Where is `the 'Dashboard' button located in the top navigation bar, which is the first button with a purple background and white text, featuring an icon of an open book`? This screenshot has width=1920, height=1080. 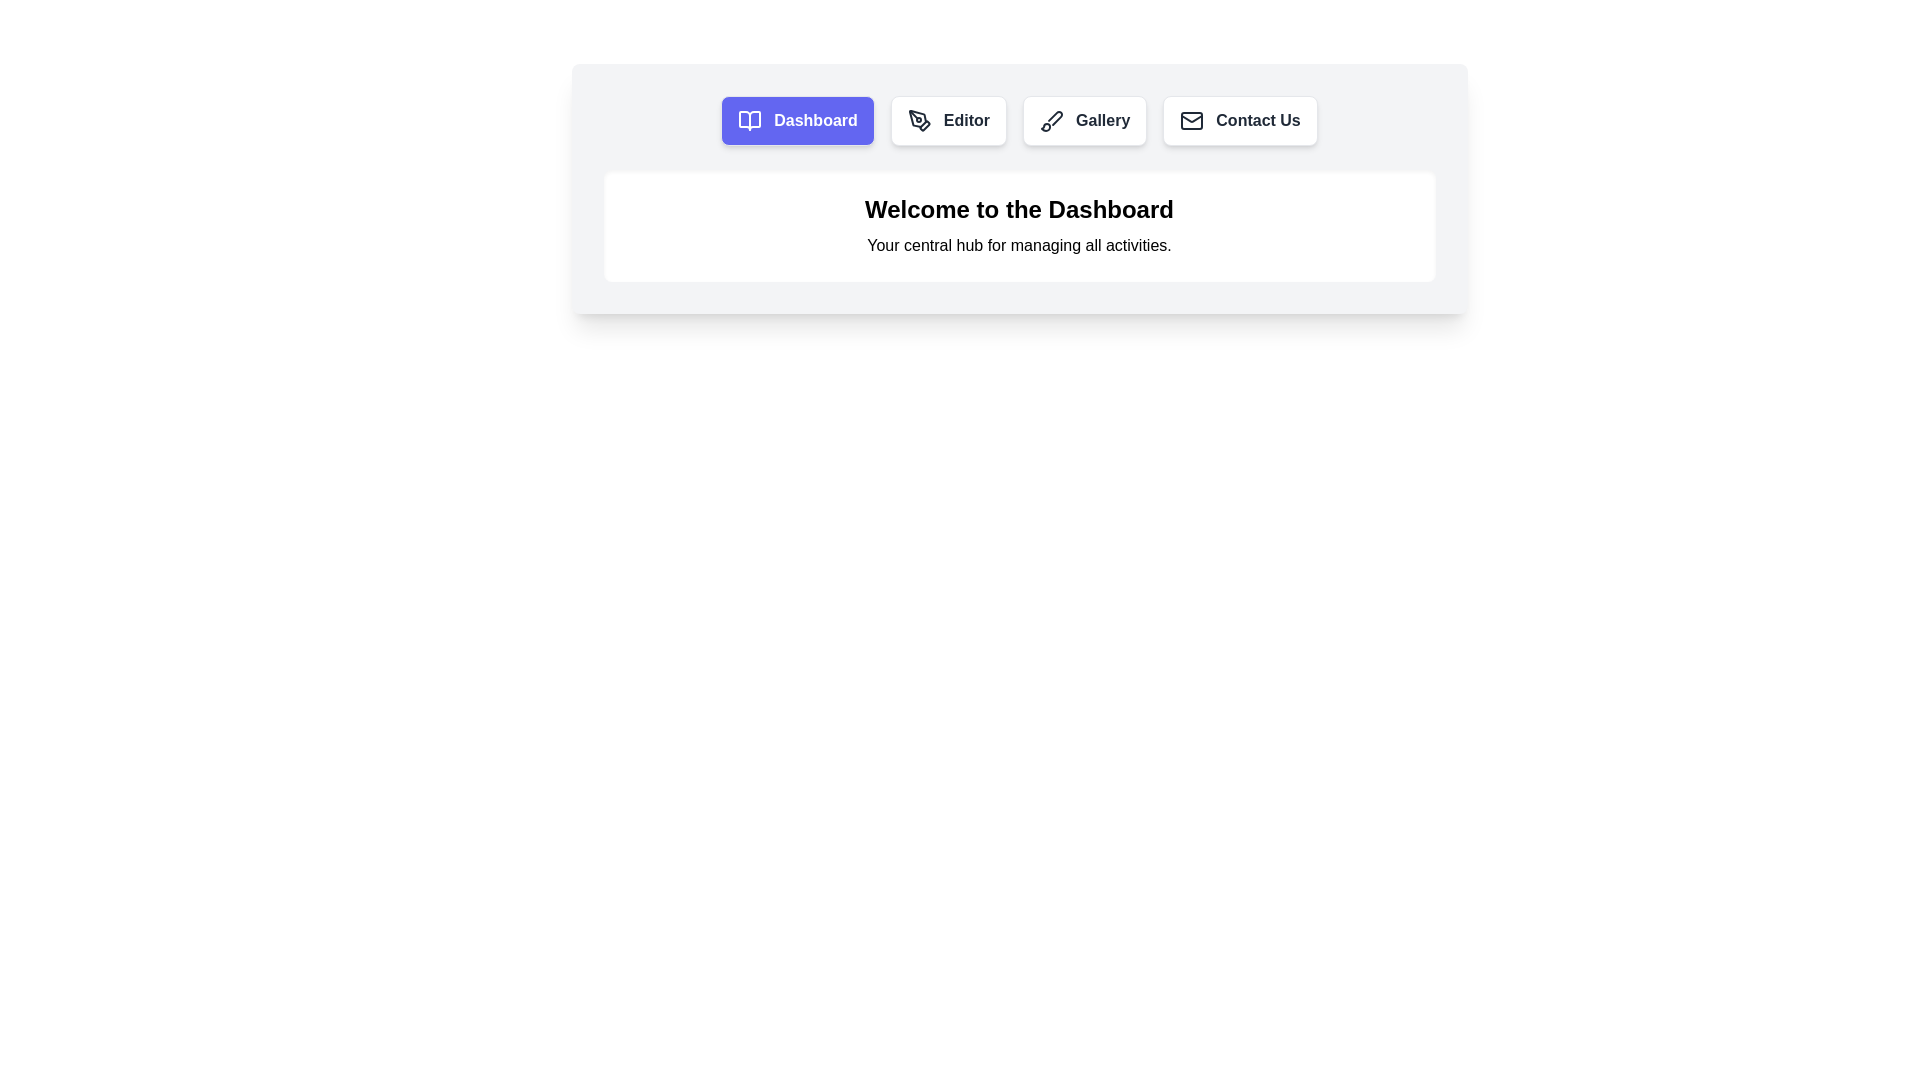
the 'Dashboard' button located in the top navigation bar, which is the first button with a purple background and white text, featuring an icon of an open book is located at coordinates (796, 120).